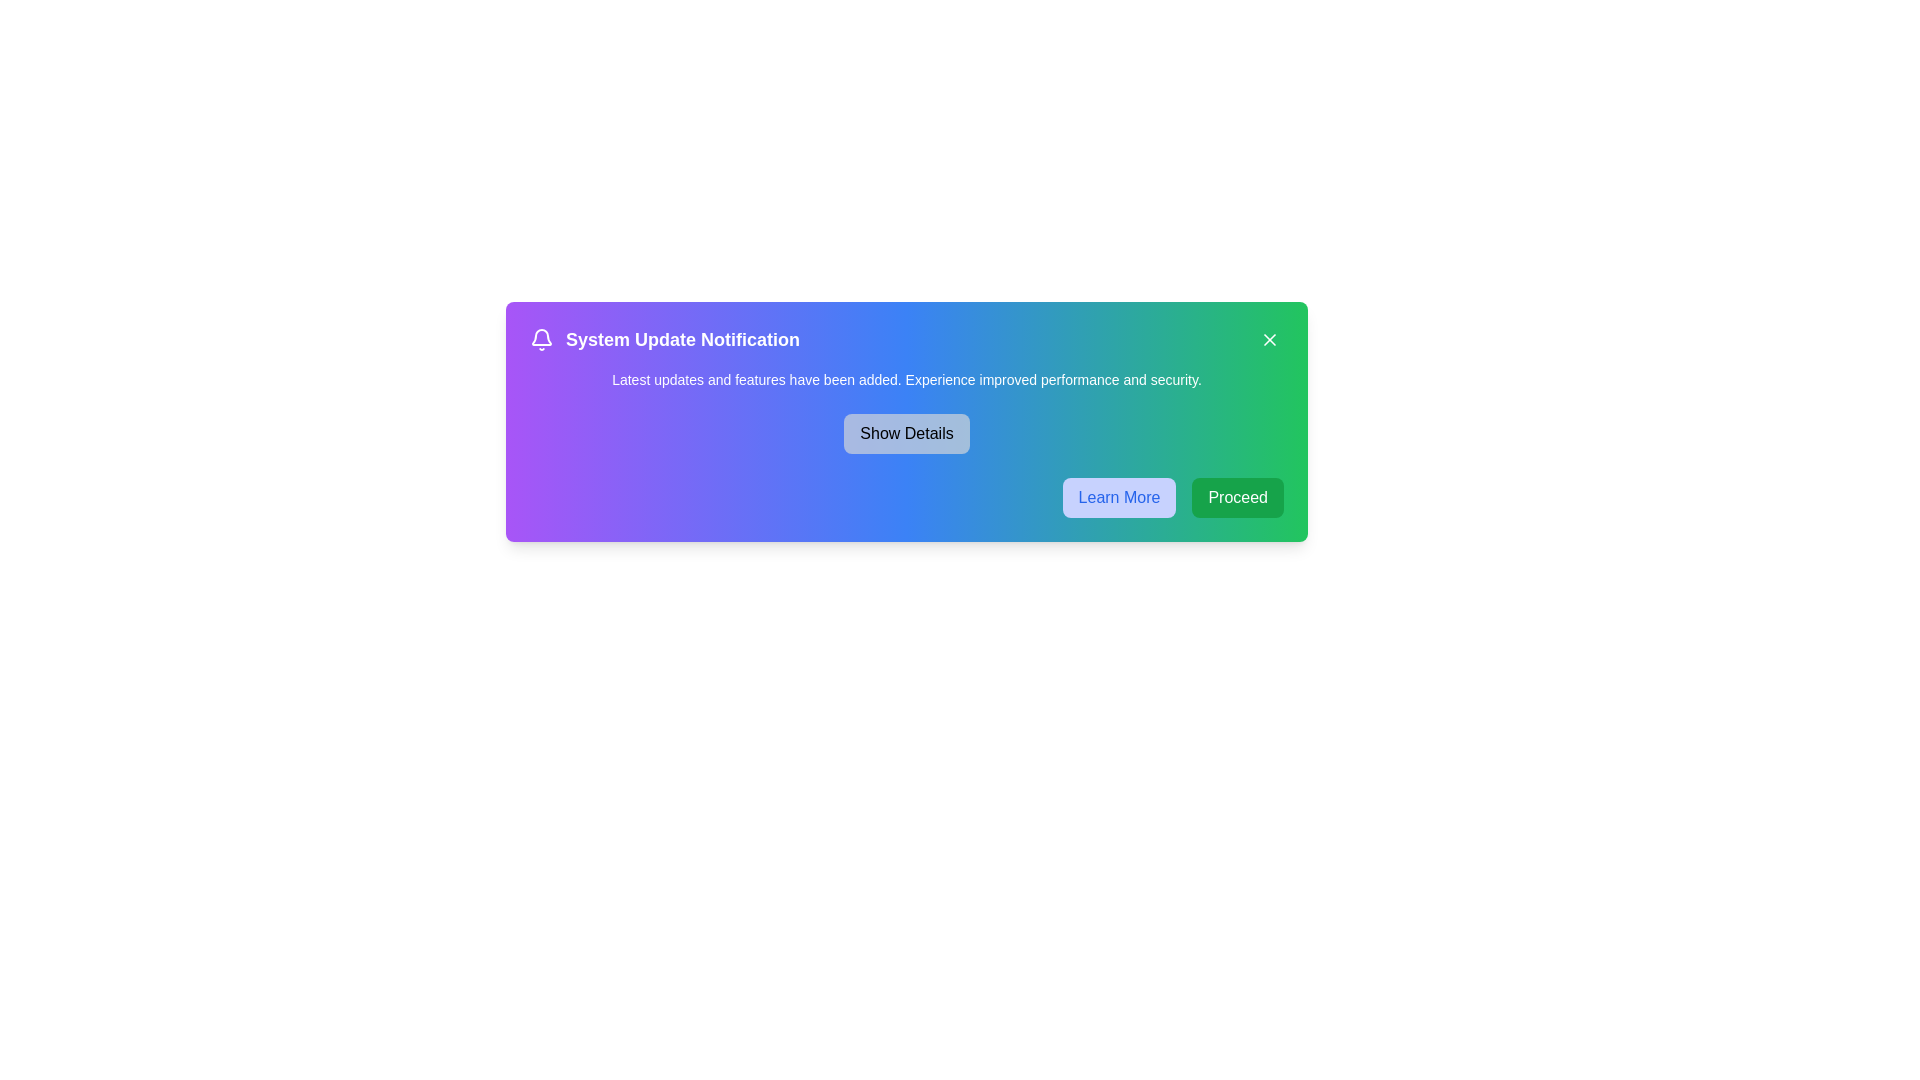 The width and height of the screenshot is (1920, 1080). What do you see at coordinates (1269, 338) in the screenshot?
I see `the close button located at the top-right corner of the notification window, adjacent to the title 'System Update Notification'` at bounding box center [1269, 338].